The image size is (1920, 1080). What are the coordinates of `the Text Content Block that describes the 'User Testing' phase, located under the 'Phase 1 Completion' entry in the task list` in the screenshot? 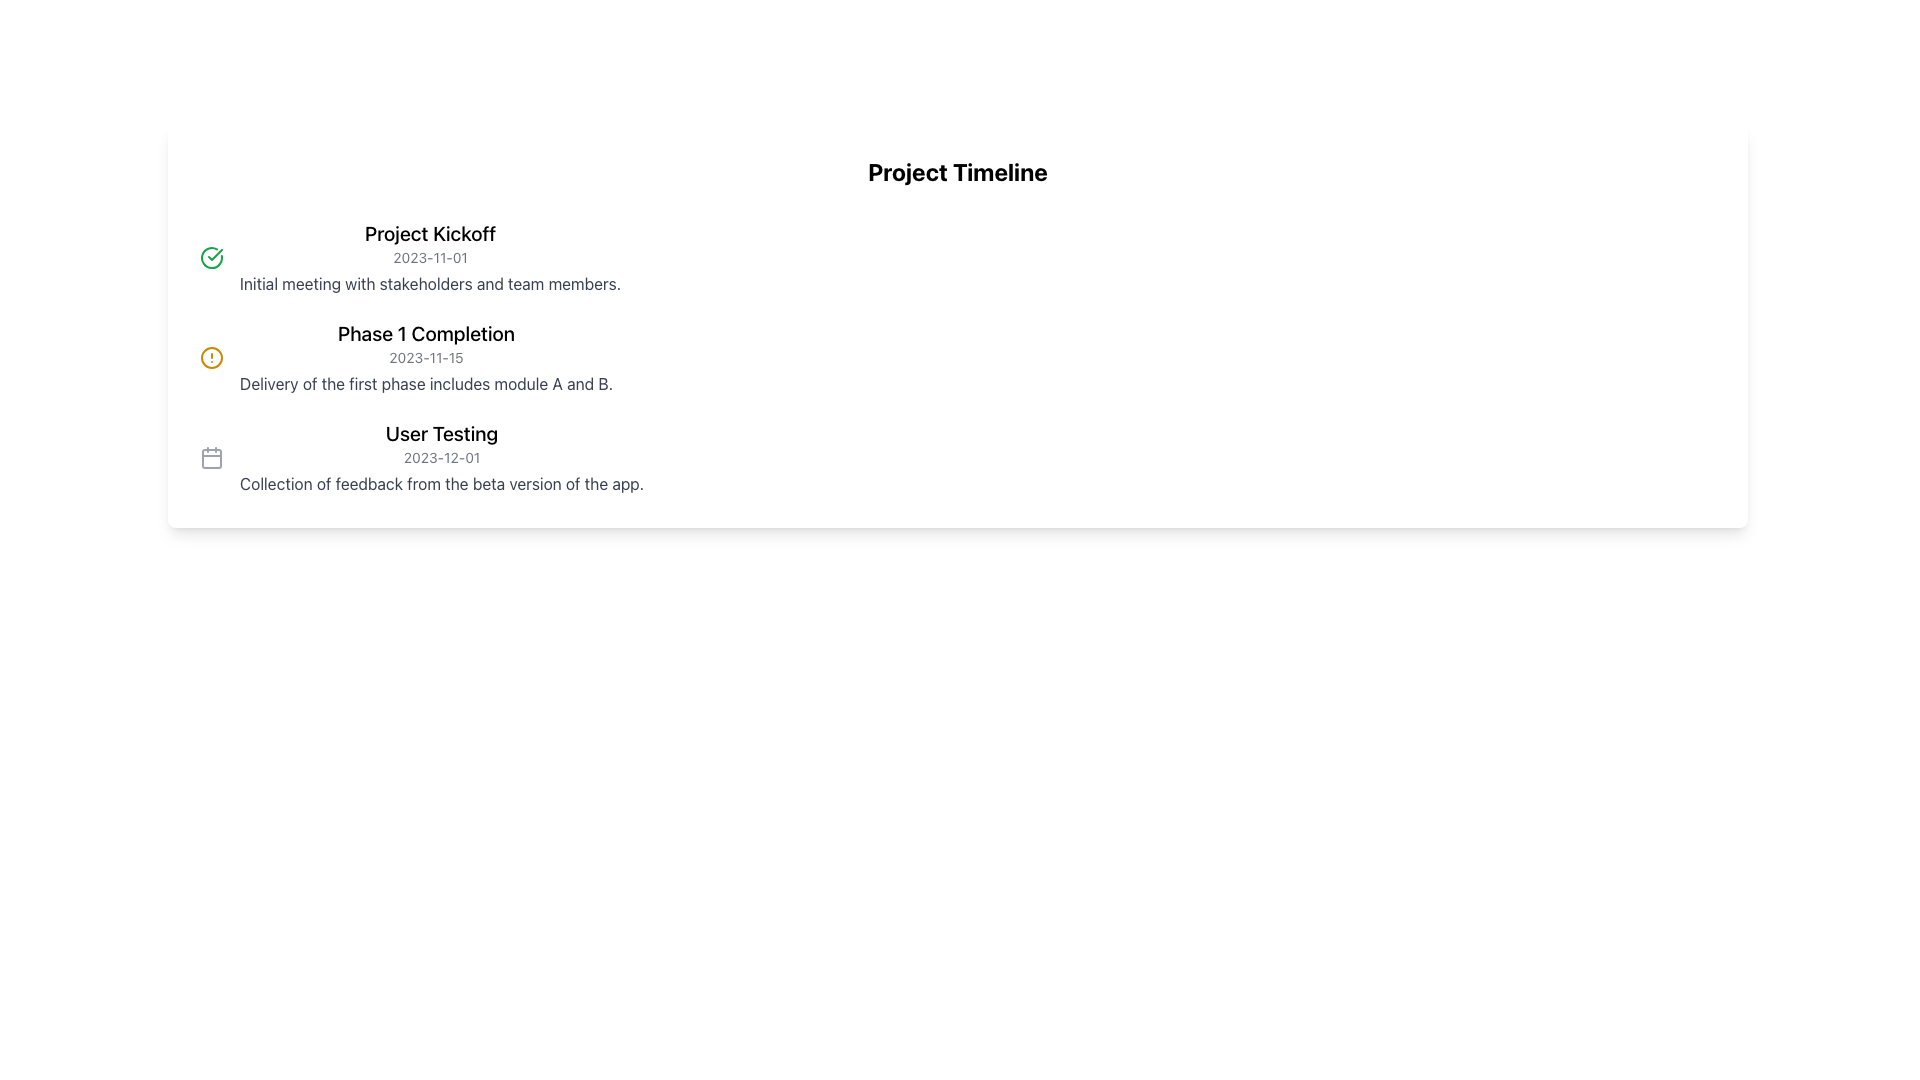 It's located at (440, 458).